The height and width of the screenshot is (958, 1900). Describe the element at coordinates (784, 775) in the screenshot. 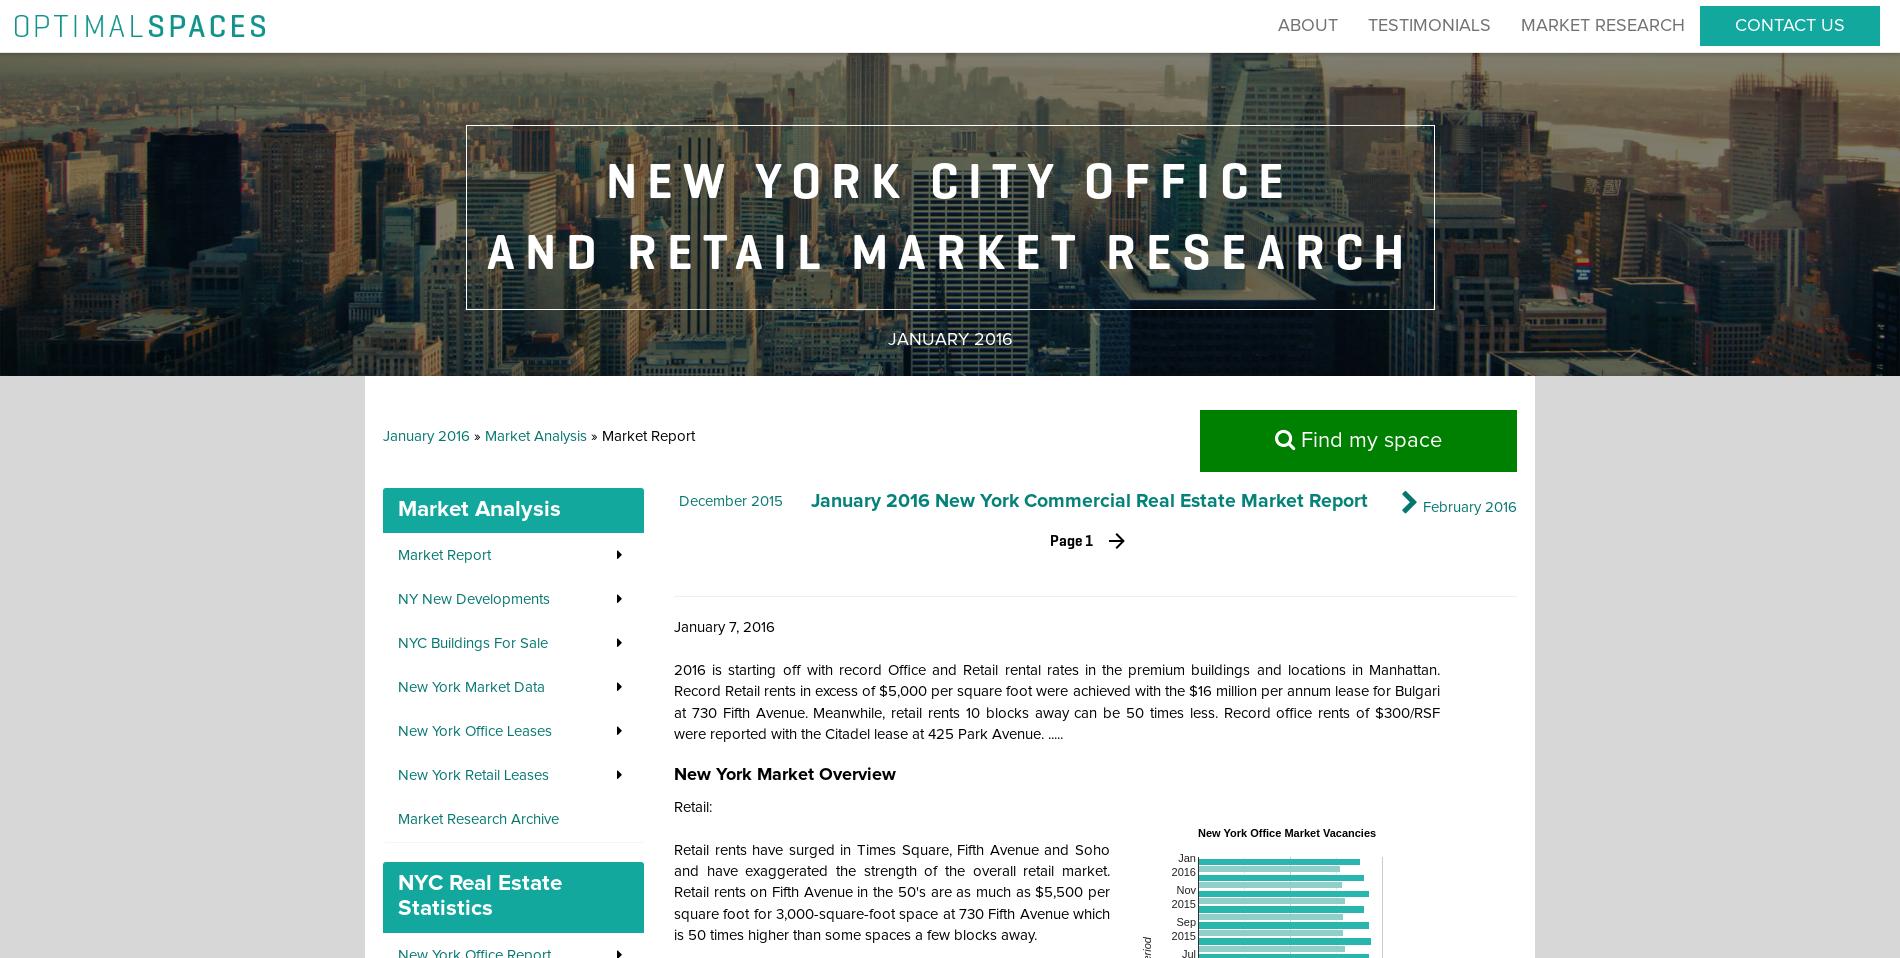

I see `'New York Market Overview'` at that location.